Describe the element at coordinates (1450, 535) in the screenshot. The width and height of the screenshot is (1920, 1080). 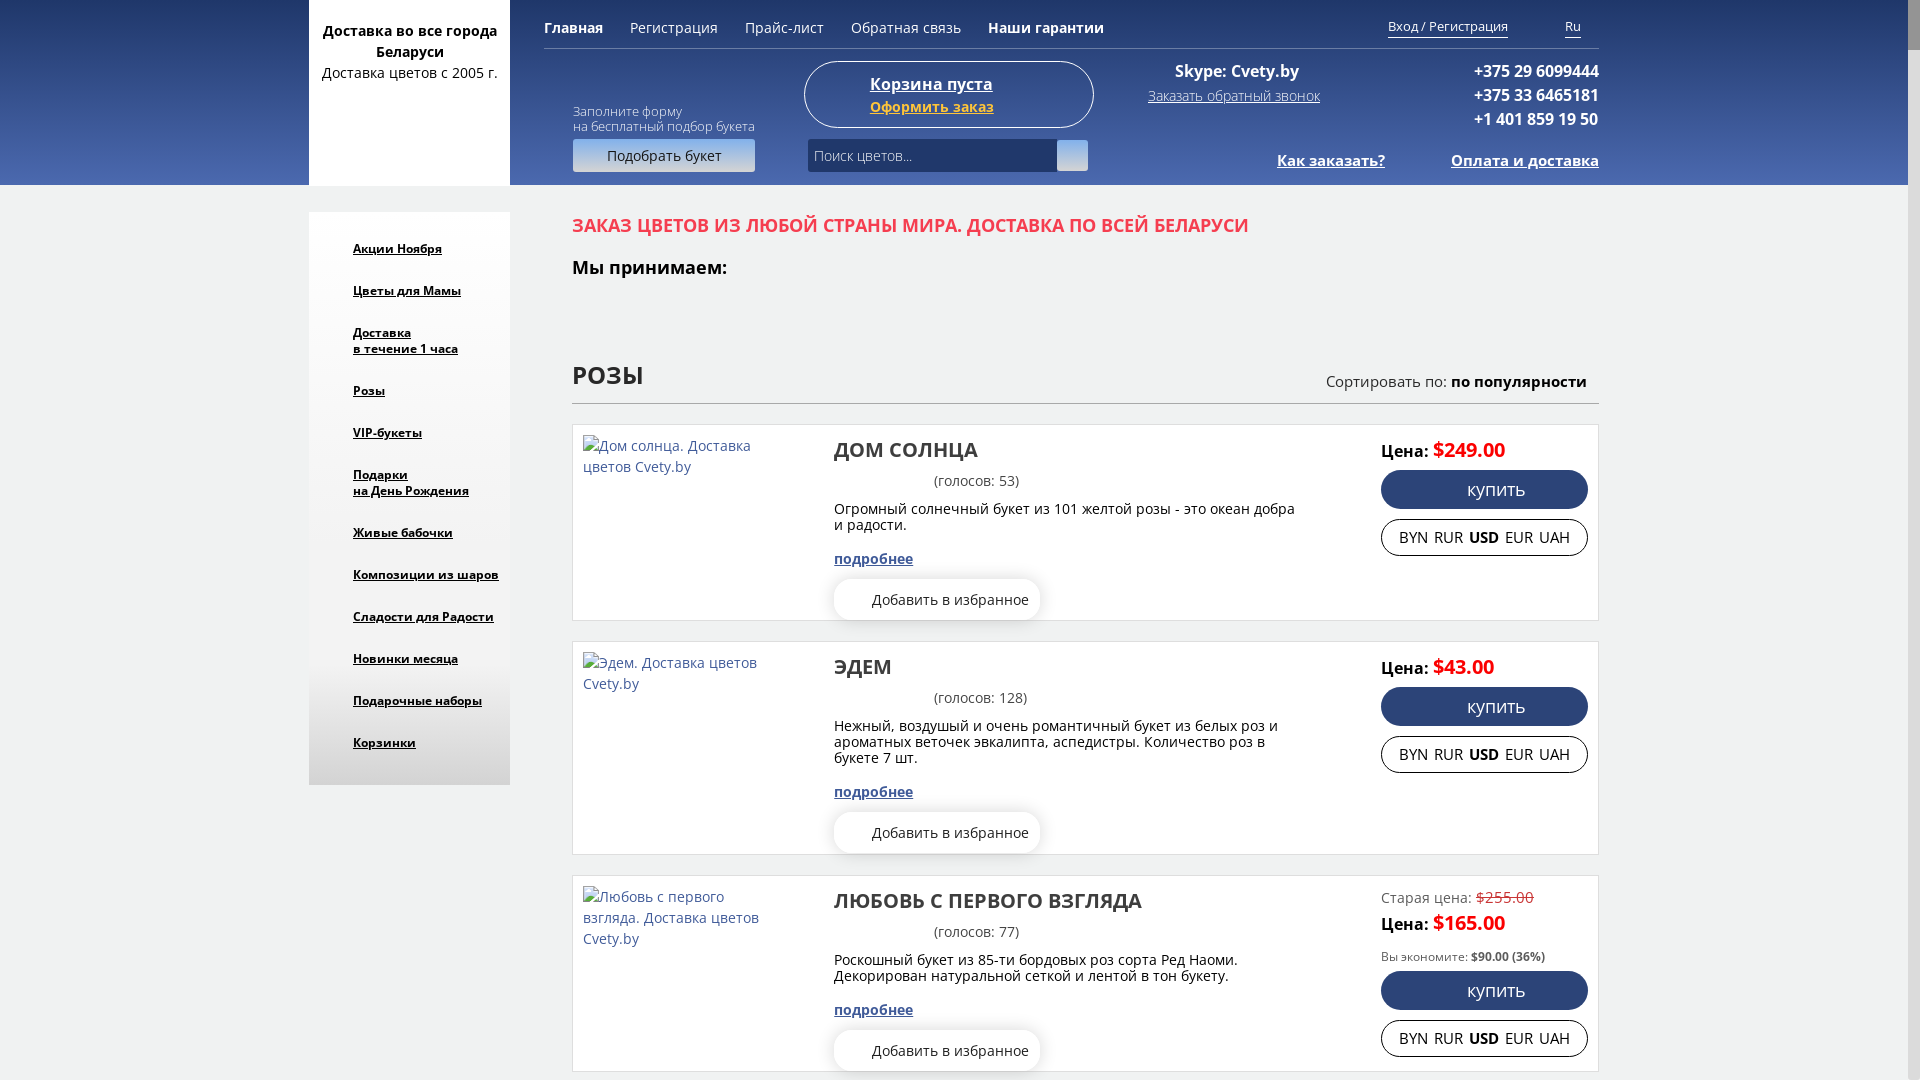
I see `'RUR'` at that location.